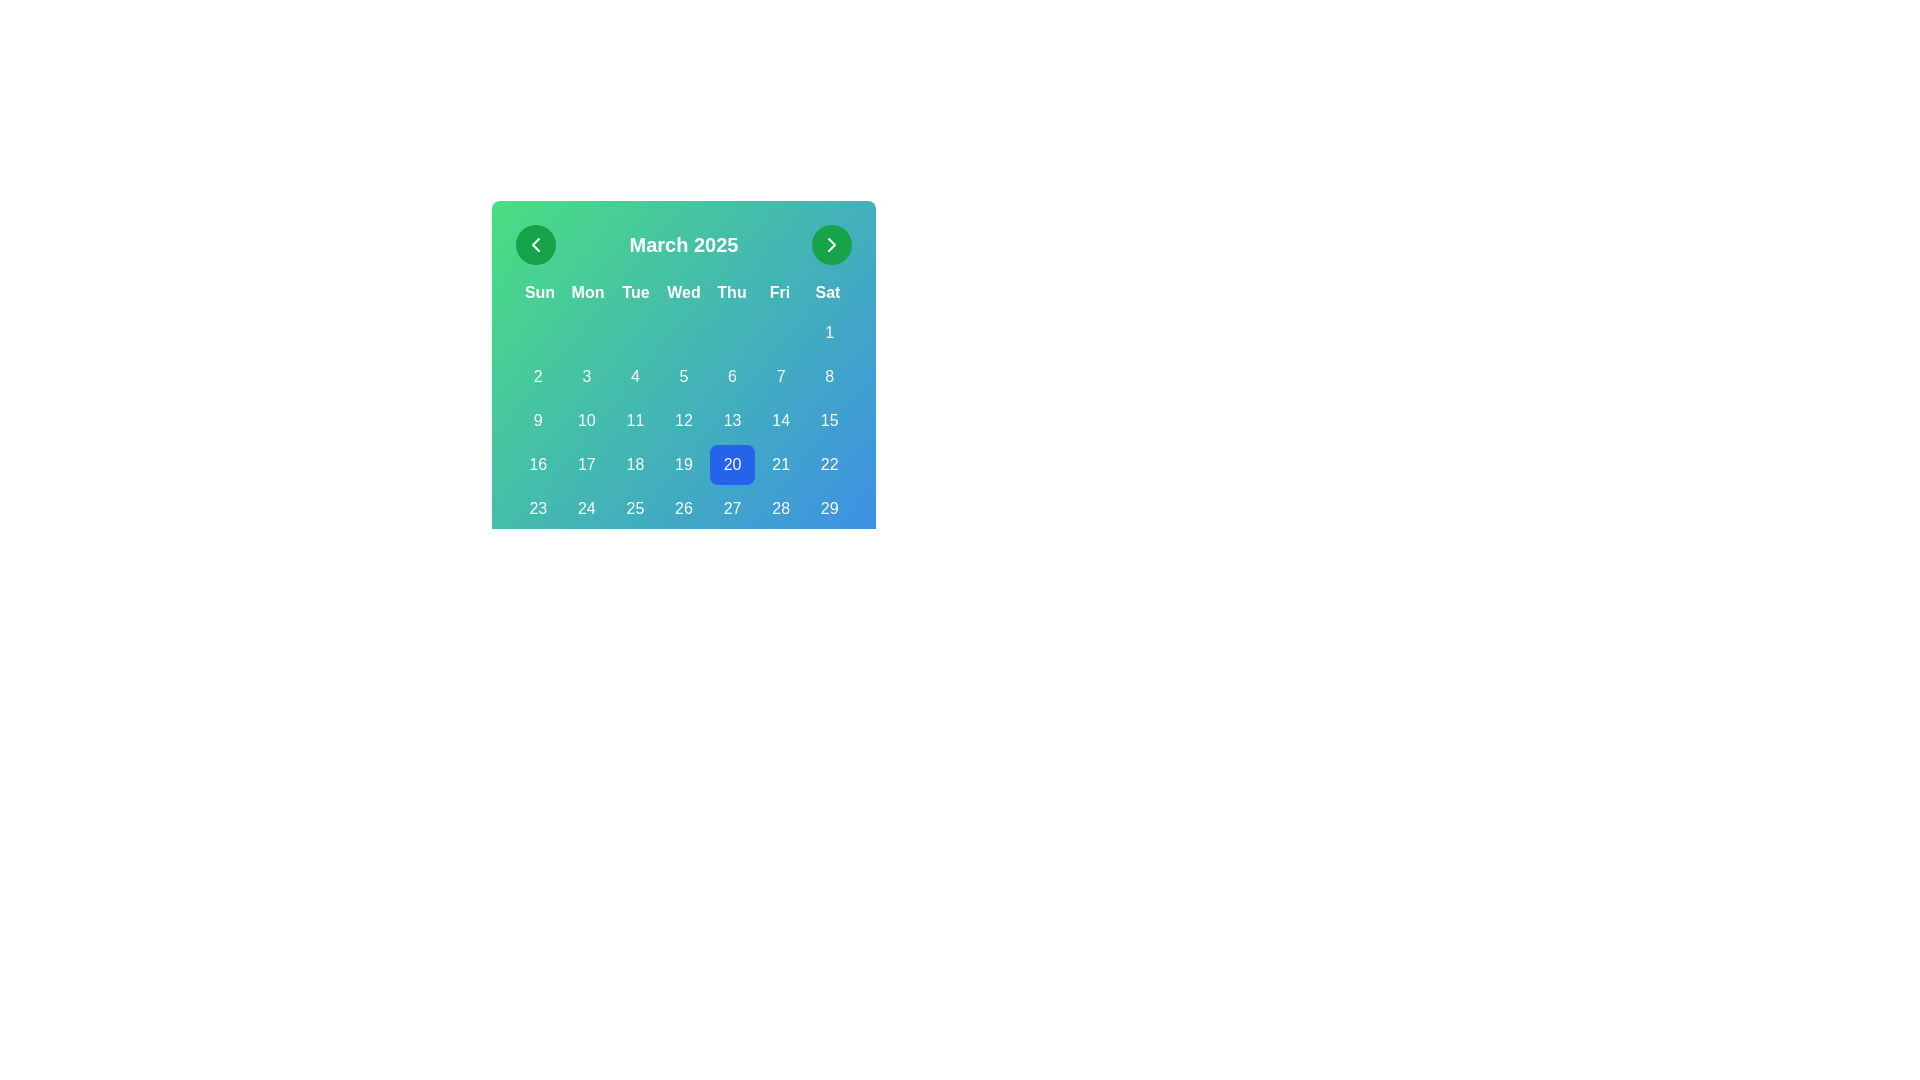  What do you see at coordinates (730, 293) in the screenshot?
I see `the text label displaying 'Thu', which is the fifth element in a row of abbreviated day names on a digital calendar interface` at bounding box center [730, 293].